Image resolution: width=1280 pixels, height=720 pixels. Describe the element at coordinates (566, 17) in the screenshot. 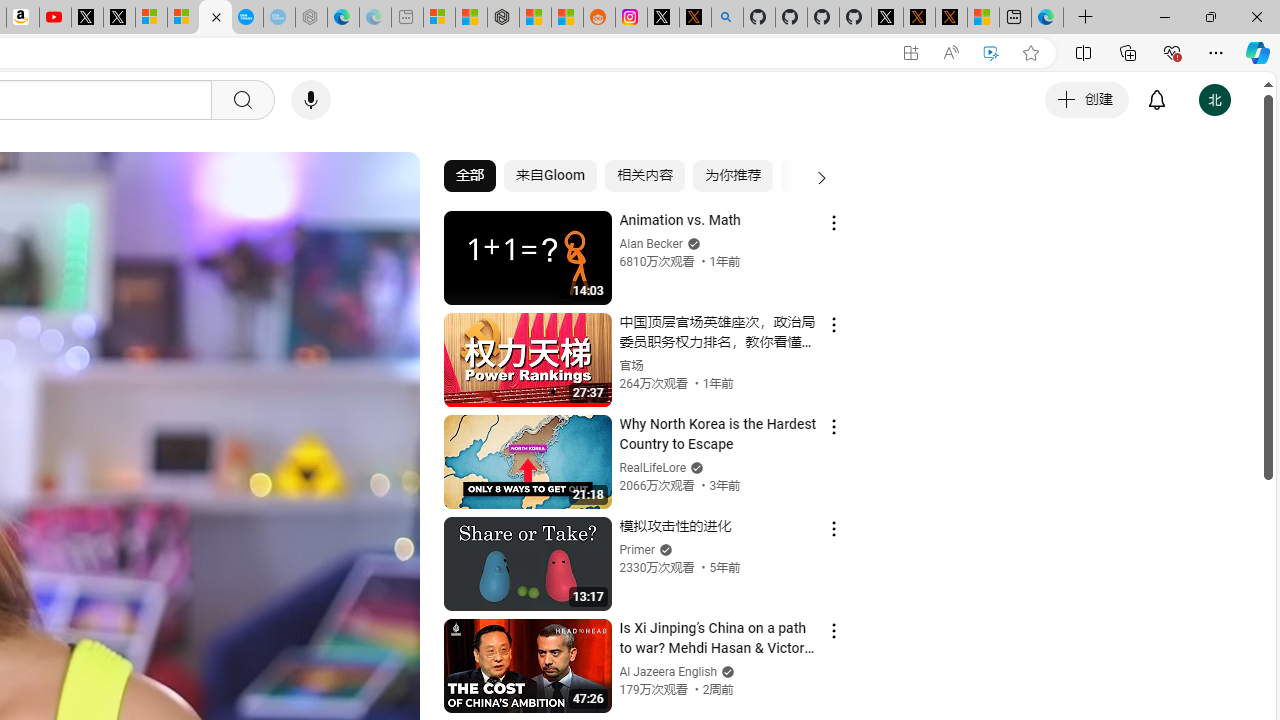

I see `'Shanghai, China Weather trends | Microsoft Weather'` at that location.